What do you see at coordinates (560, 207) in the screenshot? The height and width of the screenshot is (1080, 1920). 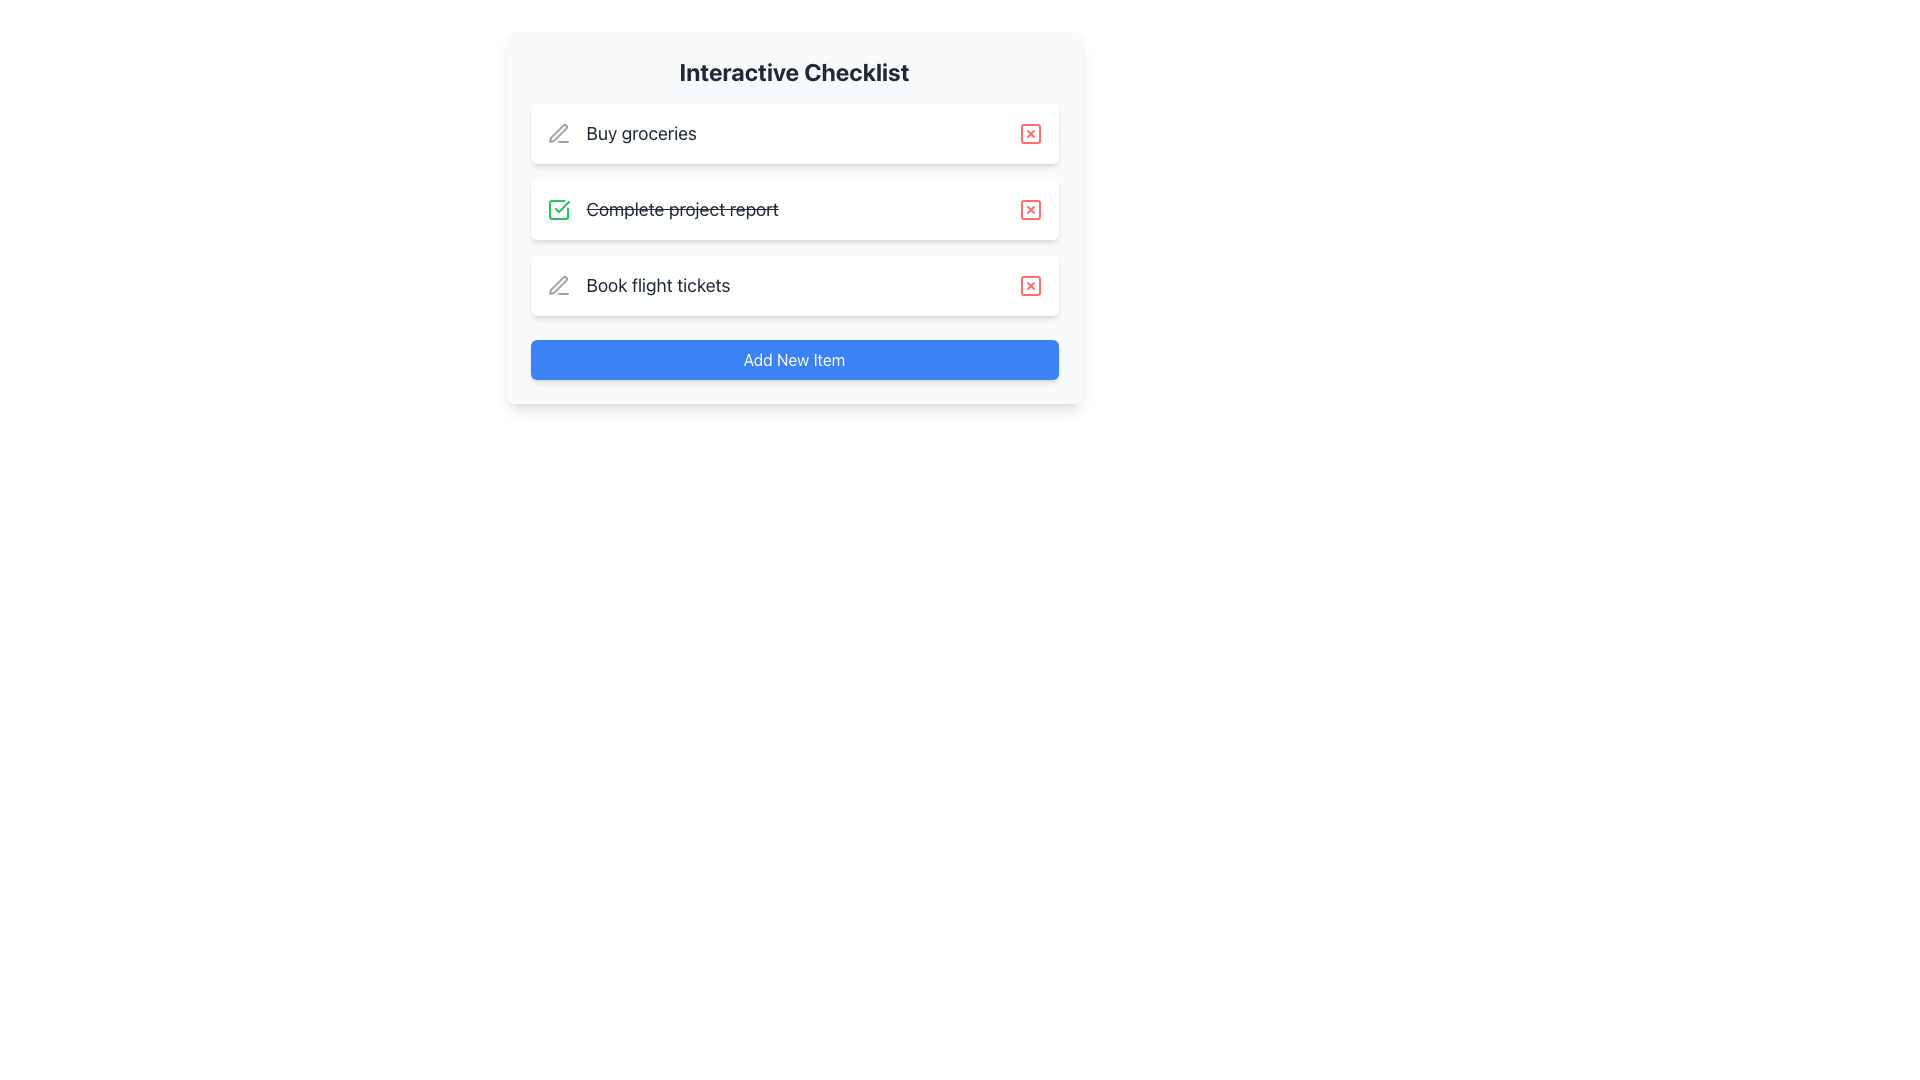 I see `the completion indicator icon located to the left of the text 'Complete project report' in the second row of the checklist` at bounding box center [560, 207].